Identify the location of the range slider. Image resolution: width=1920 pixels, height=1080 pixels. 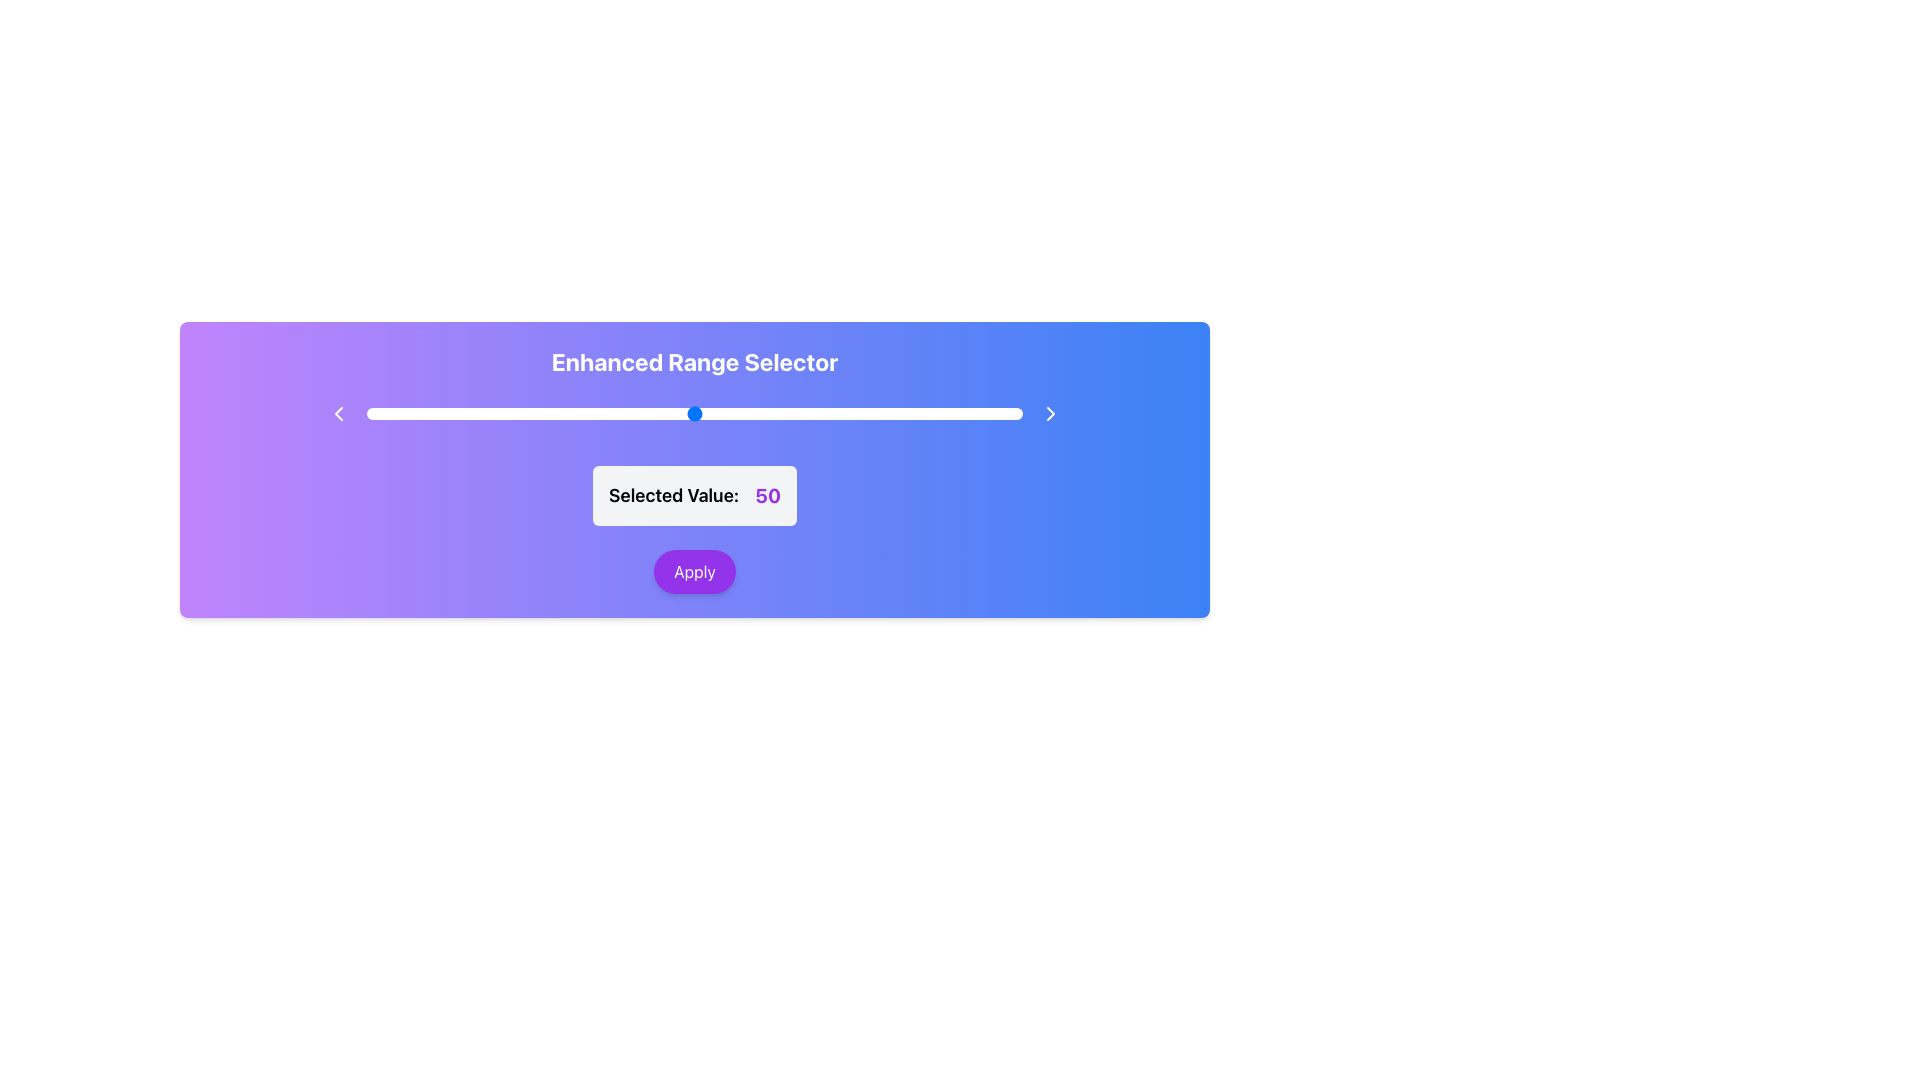
(562, 412).